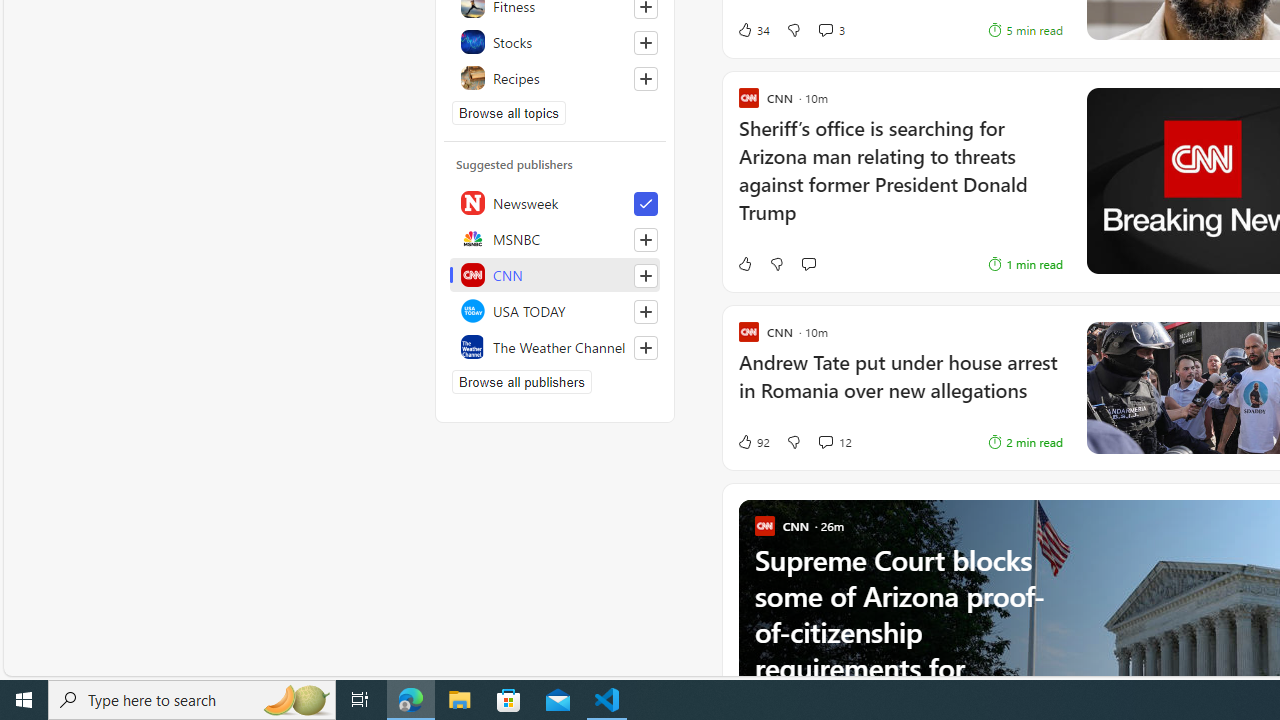 The width and height of the screenshot is (1280, 720). I want to click on 'Newsweek', so click(555, 203).